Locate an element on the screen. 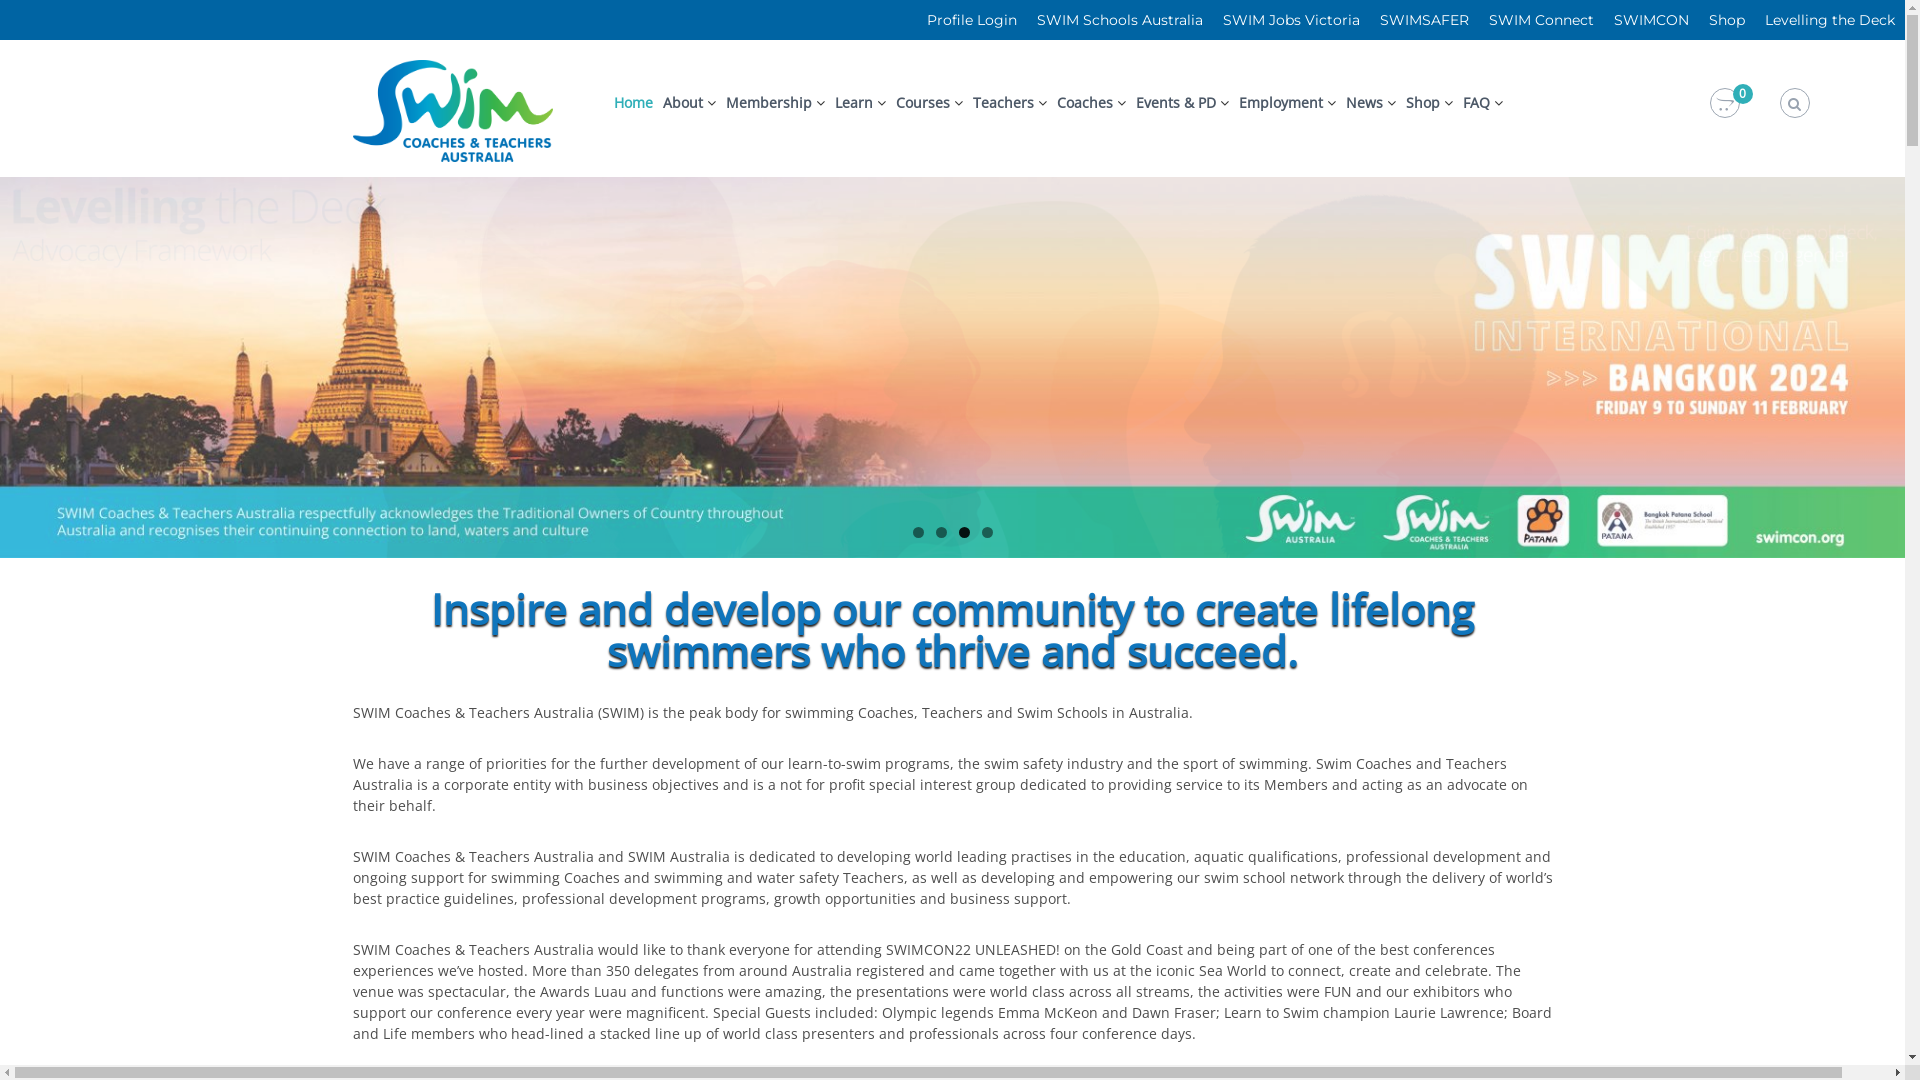  '1' is located at coordinates (916, 531).